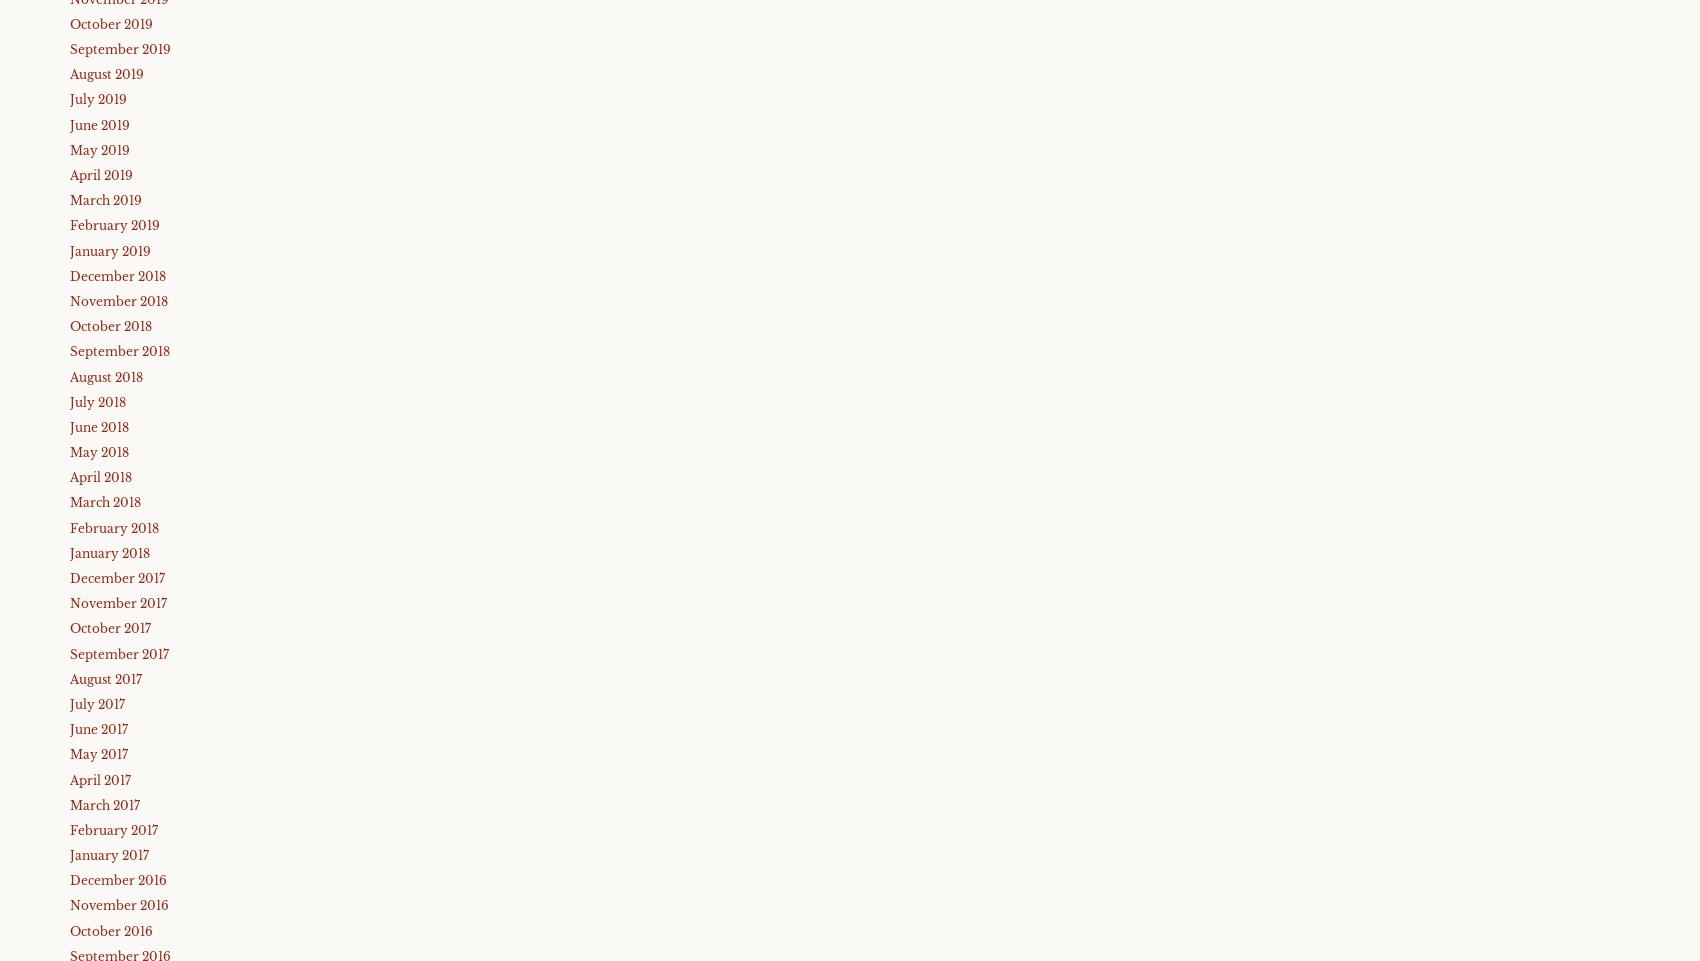 This screenshot has width=1700, height=961. Describe the element at coordinates (117, 879) in the screenshot. I see `'December 2016'` at that location.